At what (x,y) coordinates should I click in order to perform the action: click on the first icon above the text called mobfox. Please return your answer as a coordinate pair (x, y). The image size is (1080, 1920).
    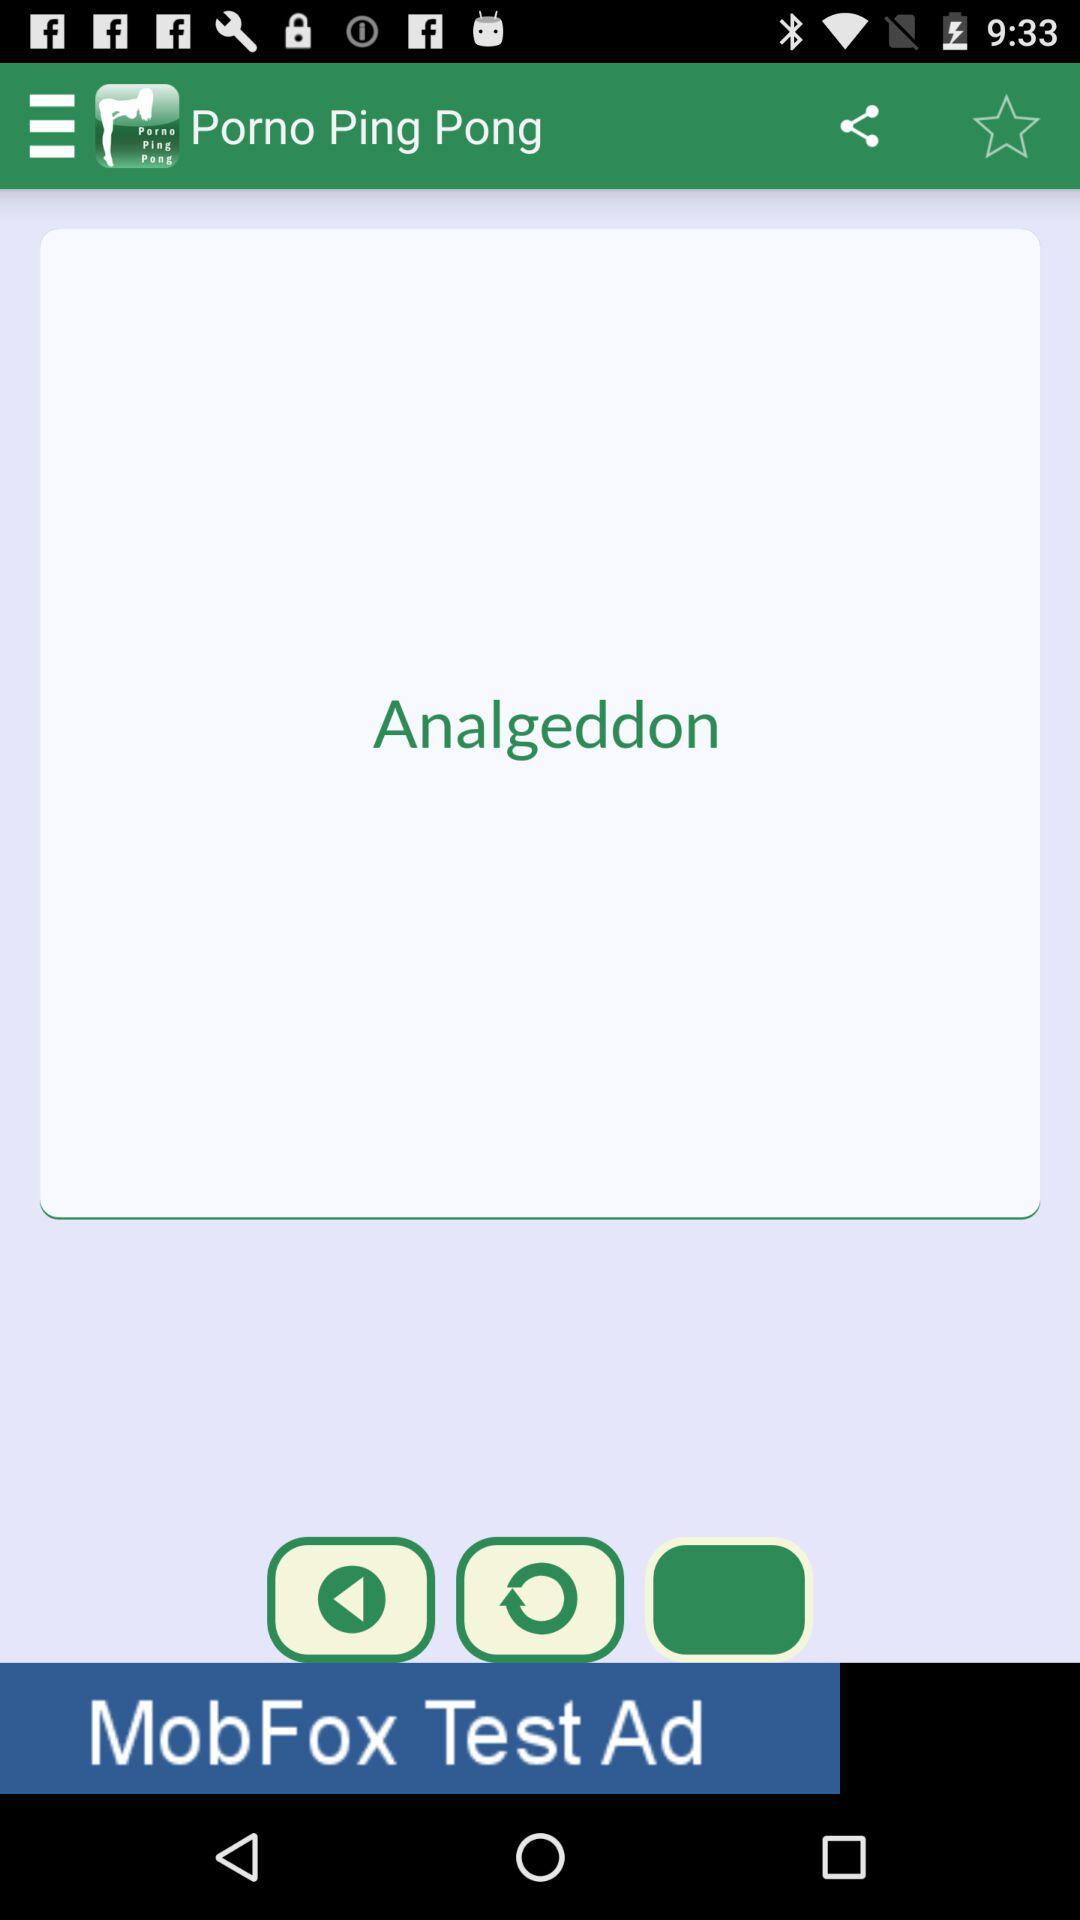
    Looking at the image, I should click on (350, 1598).